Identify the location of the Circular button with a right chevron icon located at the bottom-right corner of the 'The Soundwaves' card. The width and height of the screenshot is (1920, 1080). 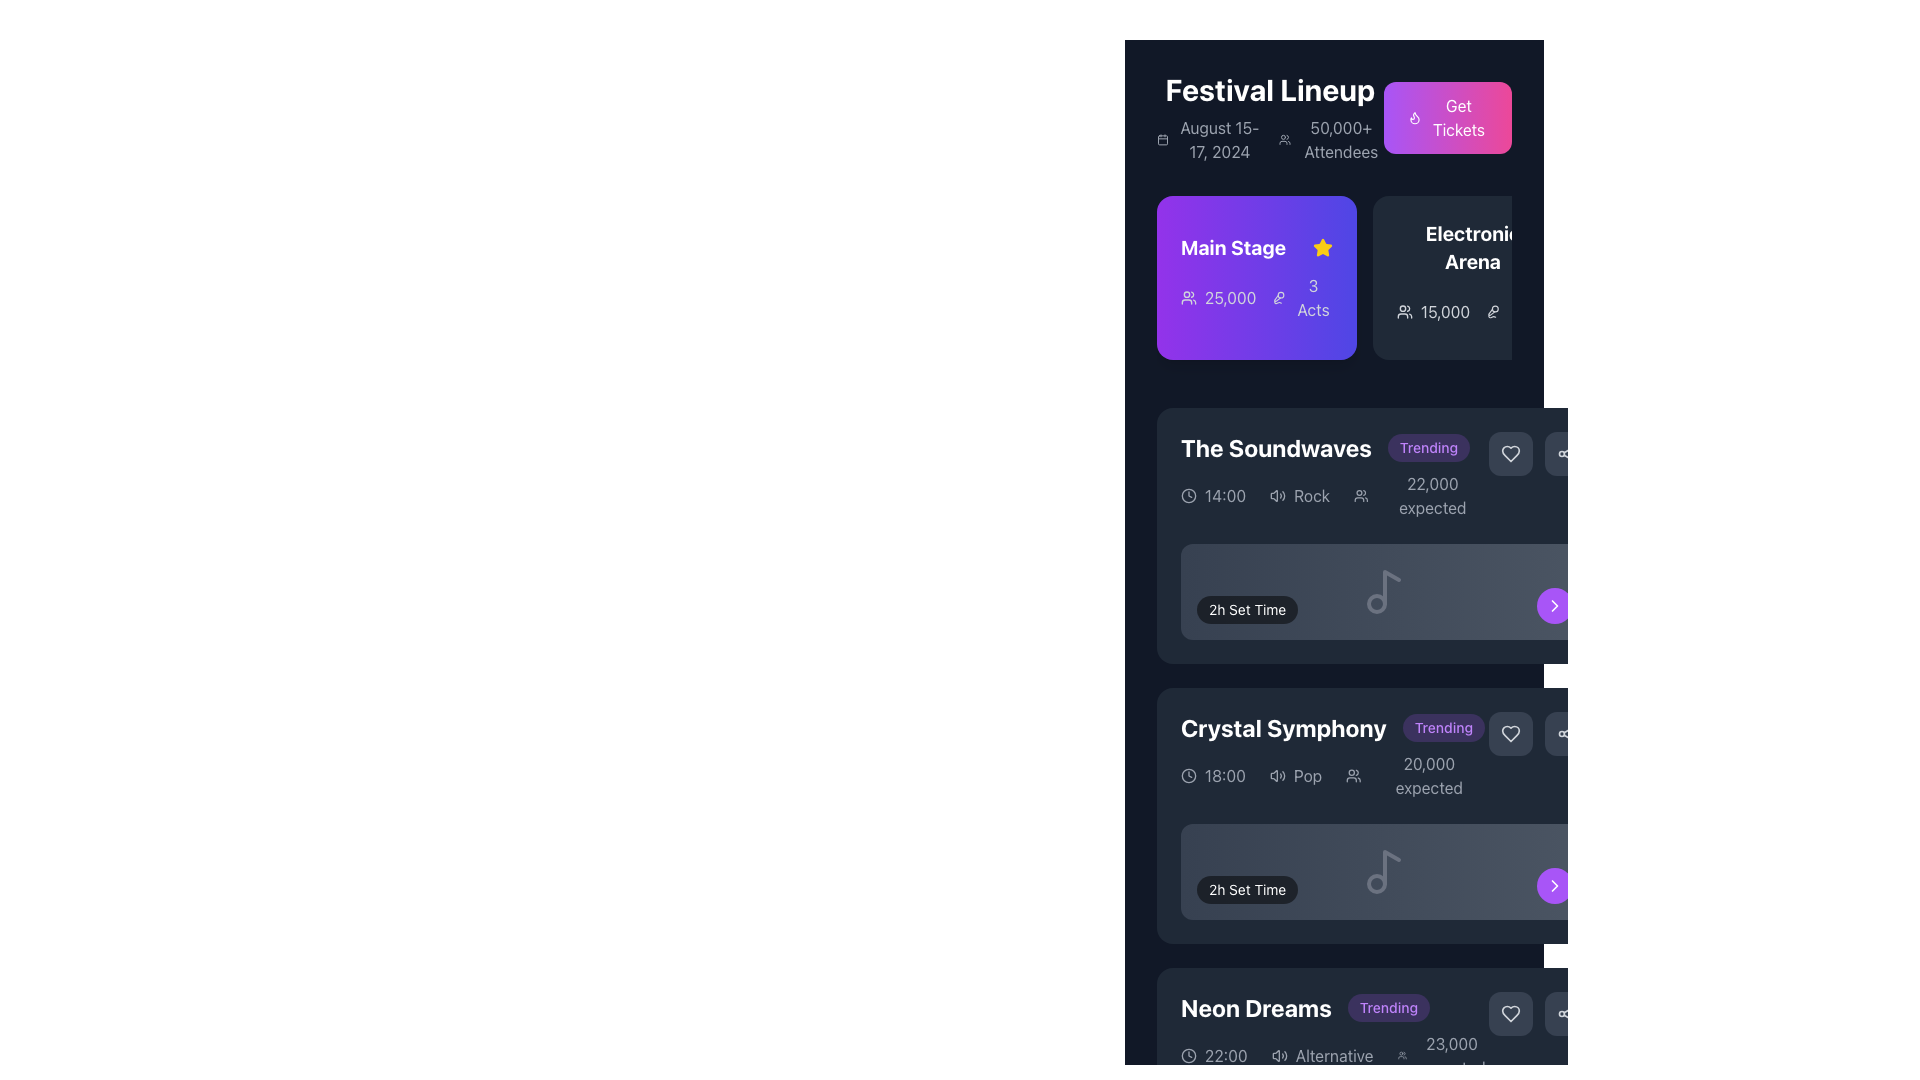
(1554, 604).